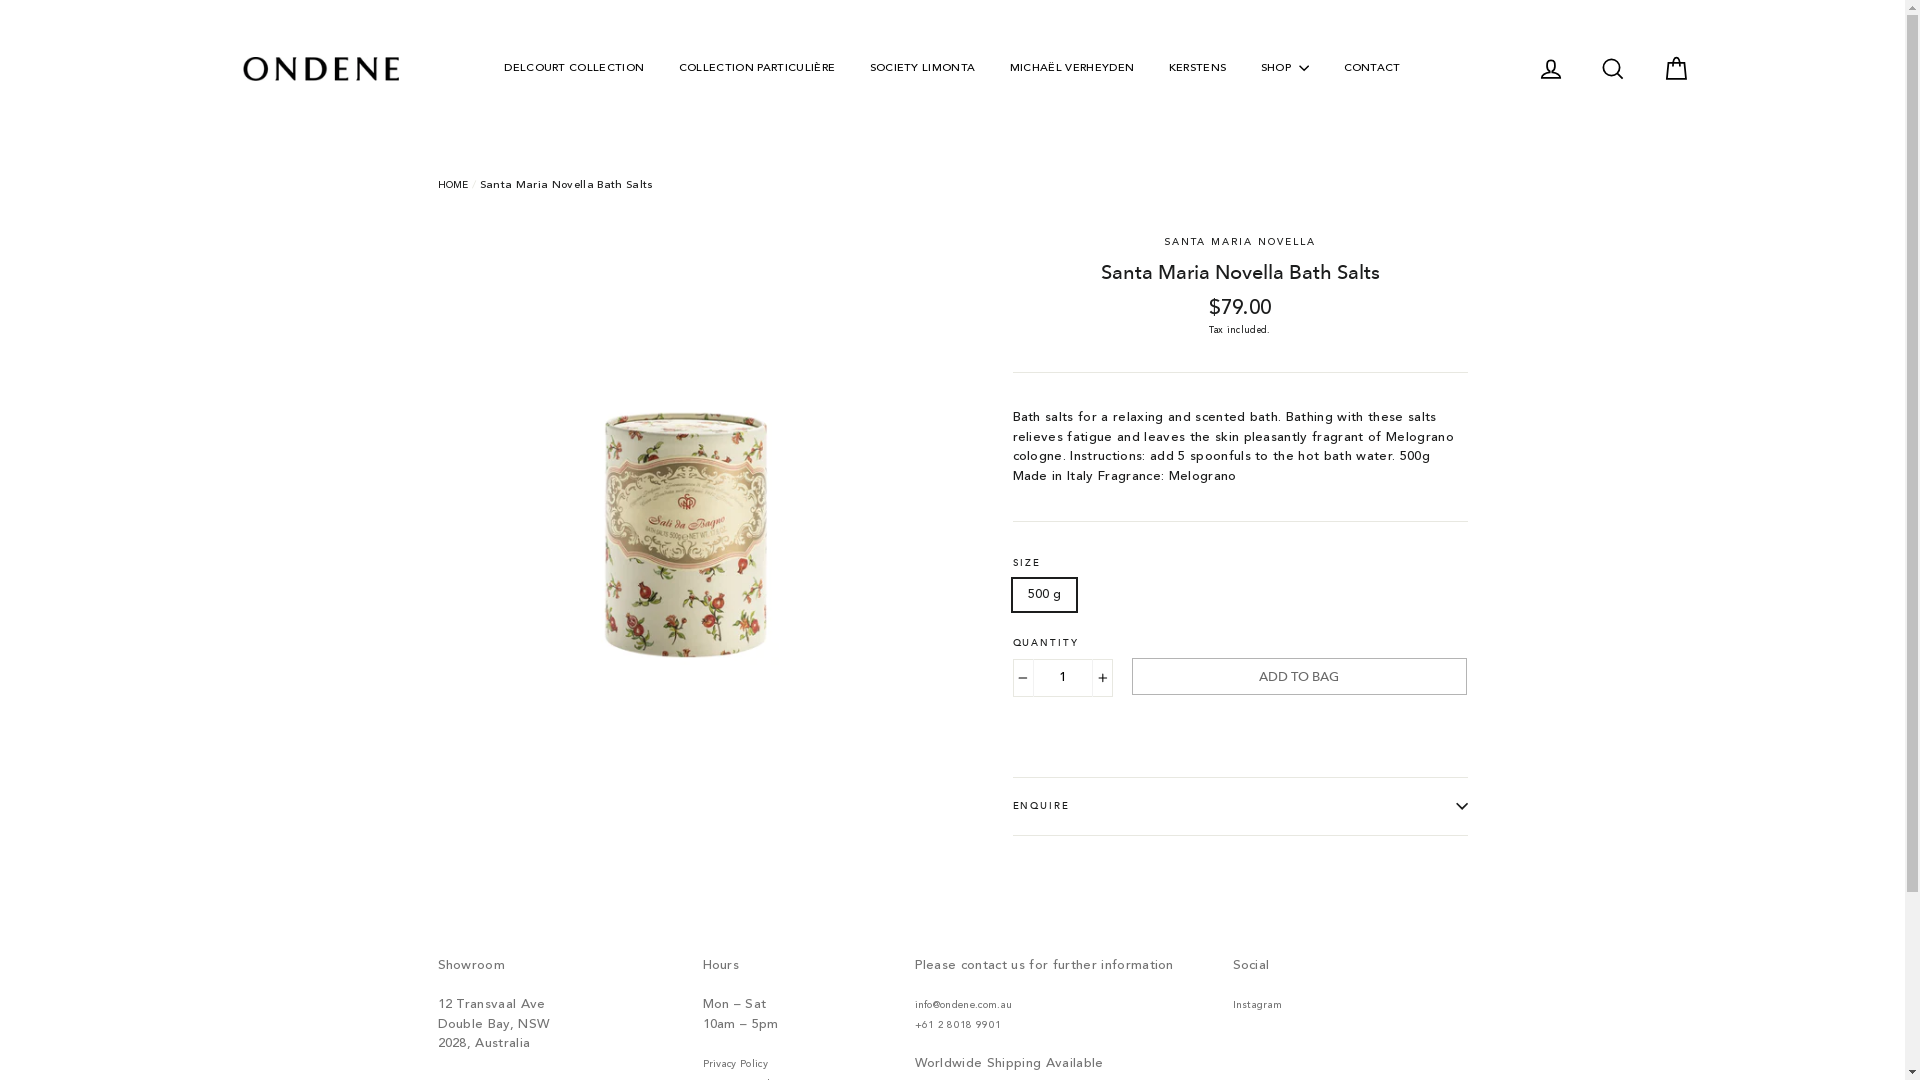 The image size is (1920, 1080). Describe the element at coordinates (452, 185) in the screenshot. I see `'HOME'` at that location.